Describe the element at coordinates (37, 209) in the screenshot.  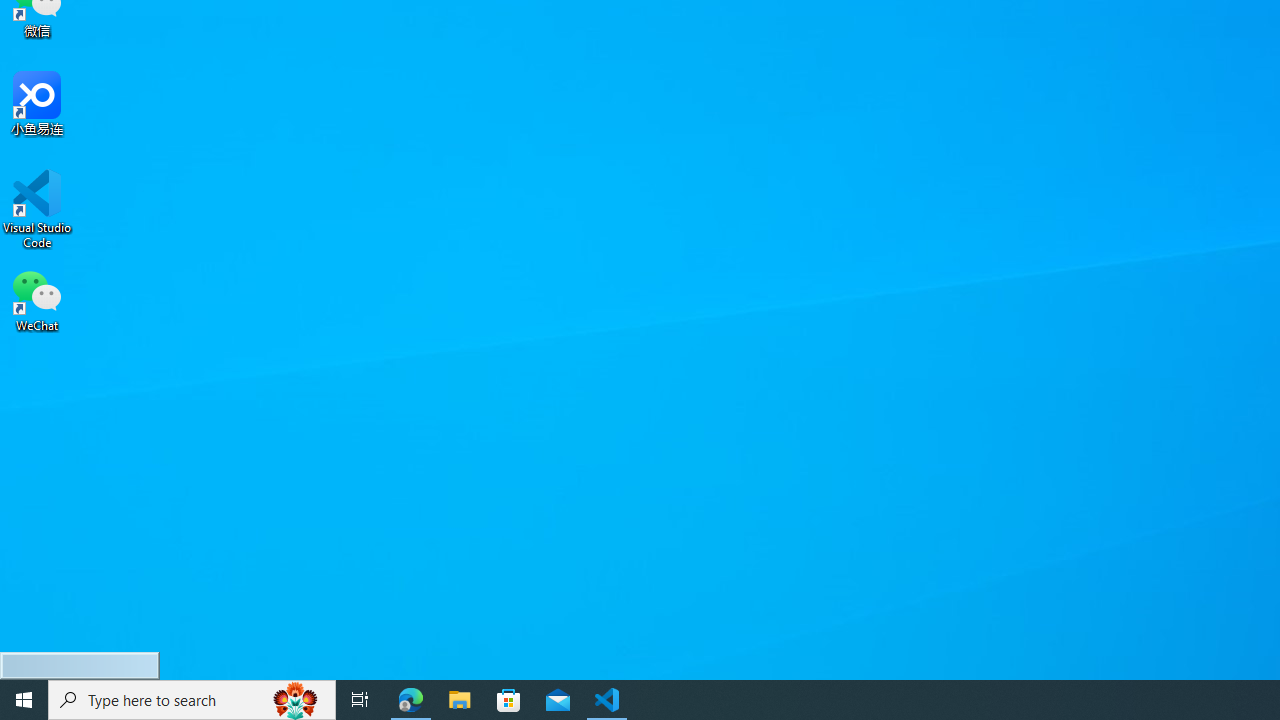
I see `'Visual Studio Code'` at that location.